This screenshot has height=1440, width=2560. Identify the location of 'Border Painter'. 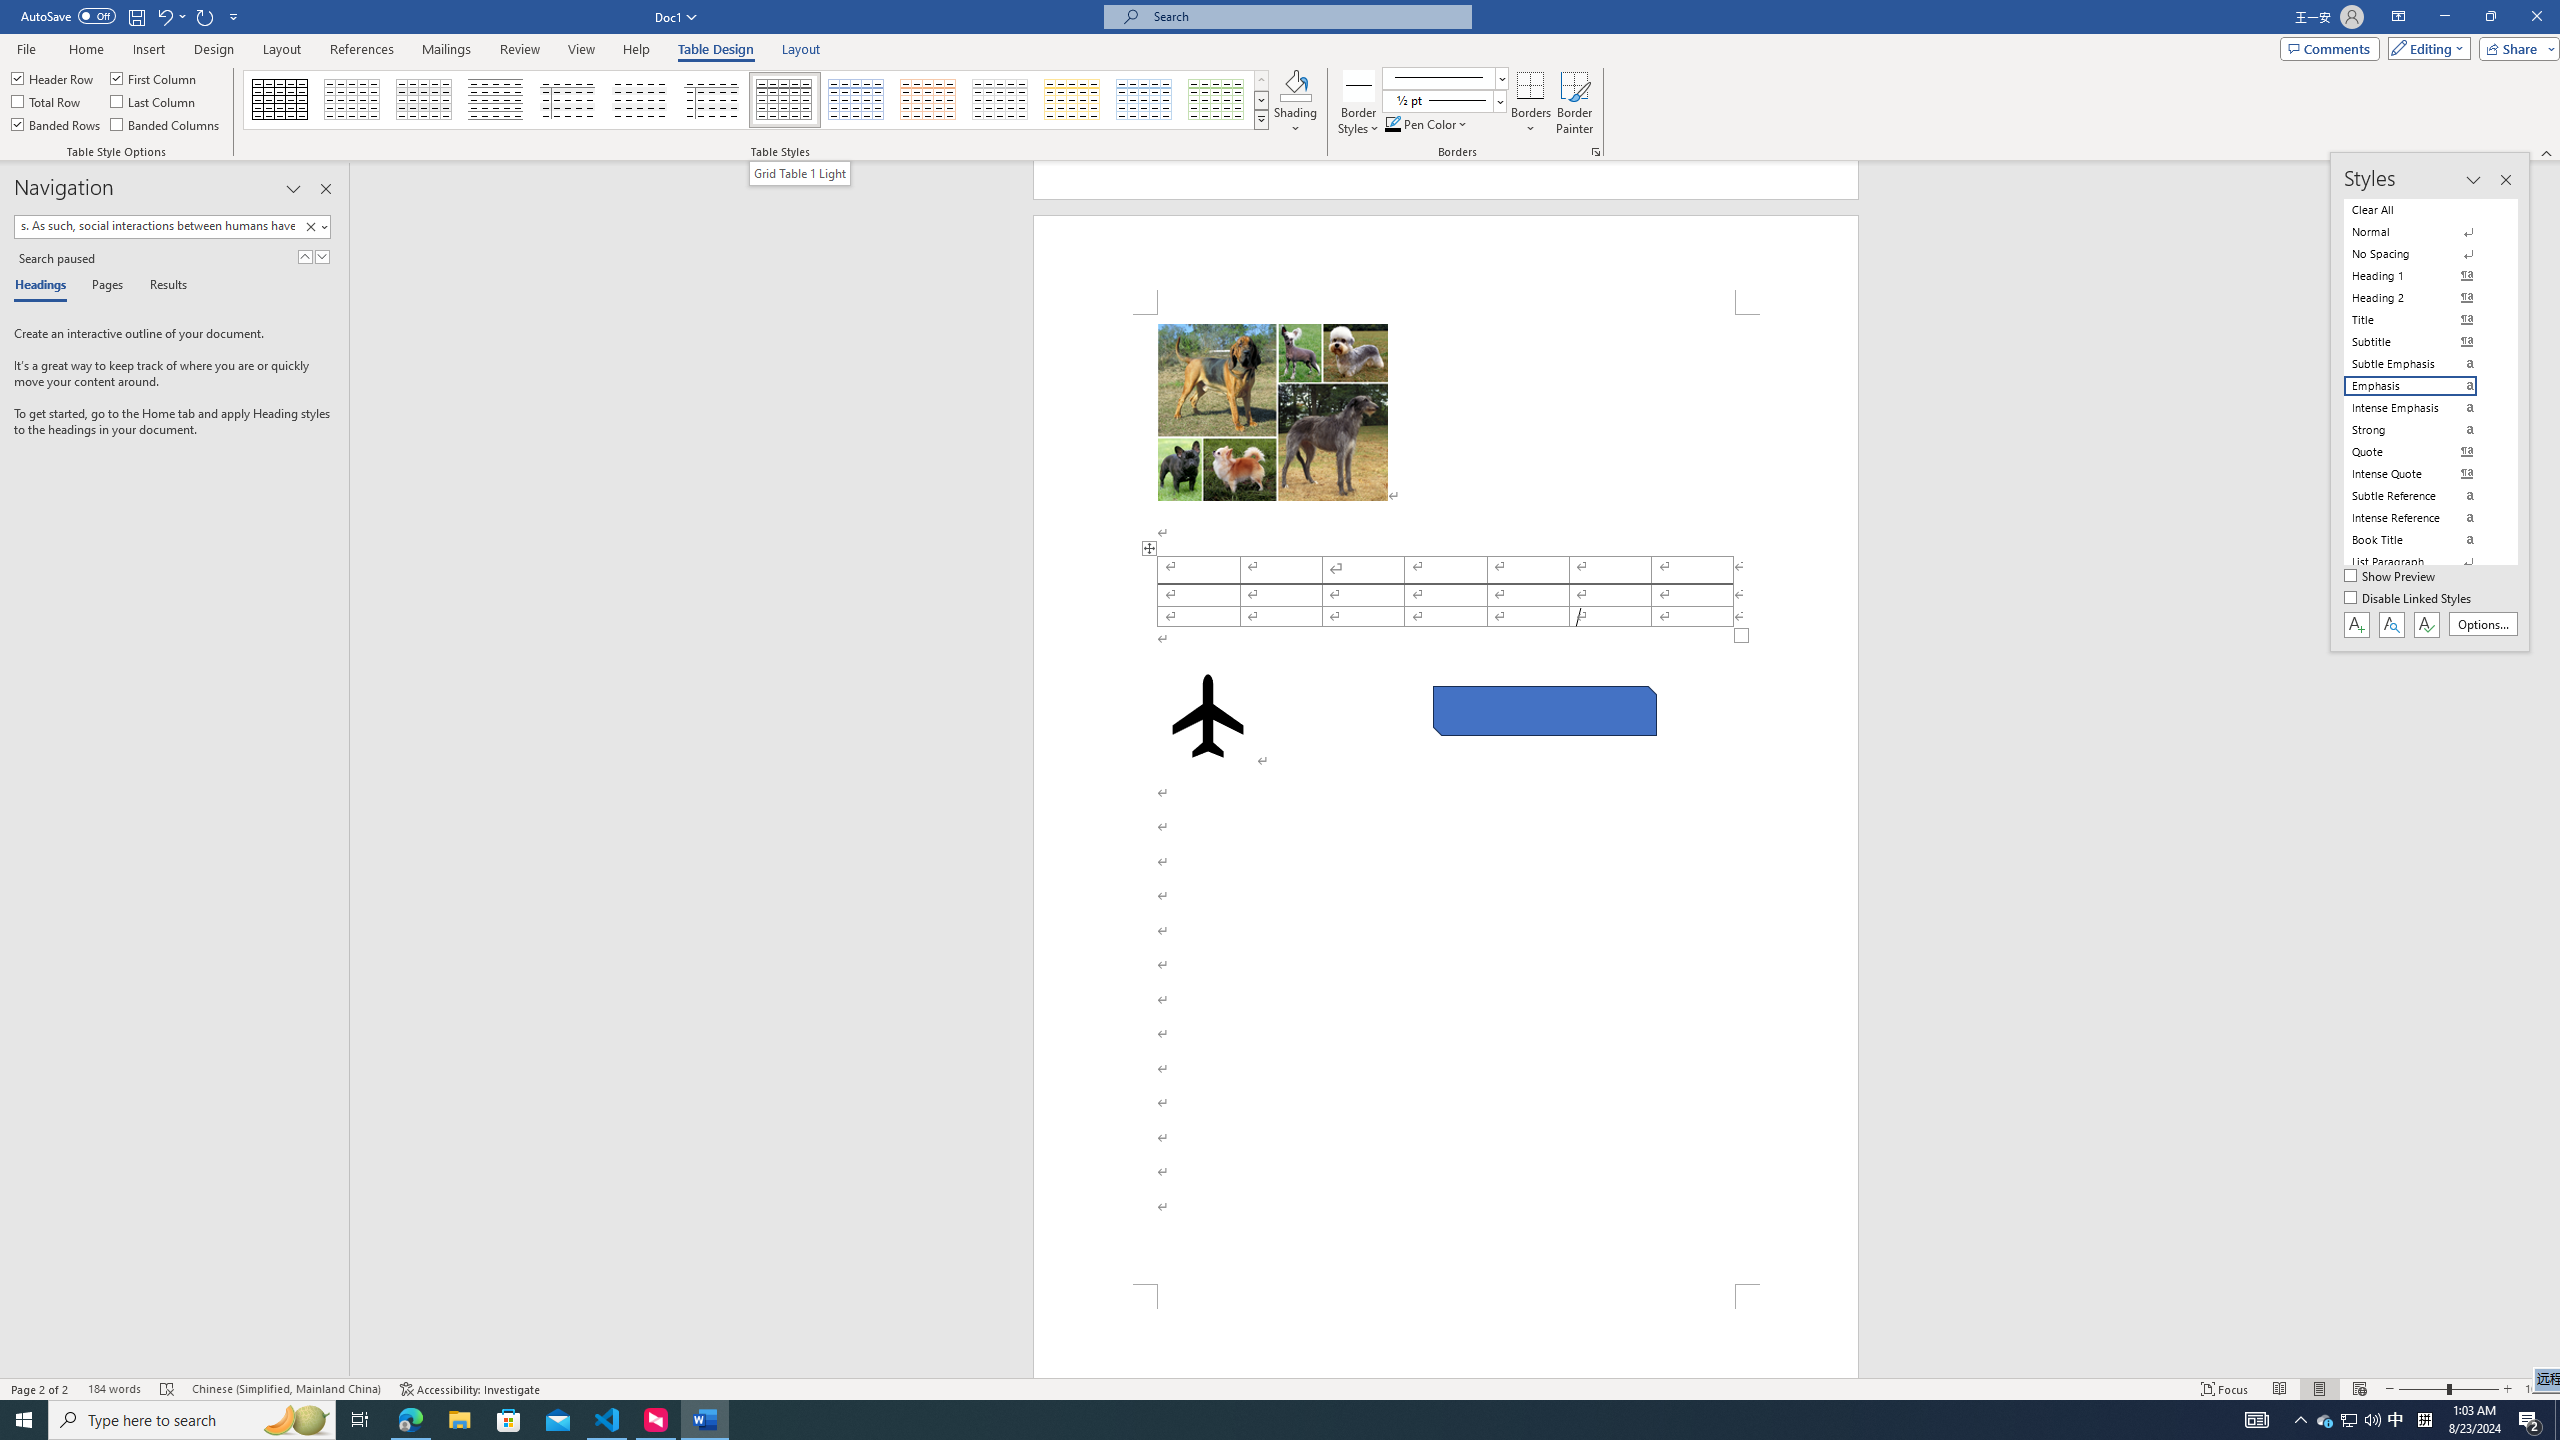
(1573, 103).